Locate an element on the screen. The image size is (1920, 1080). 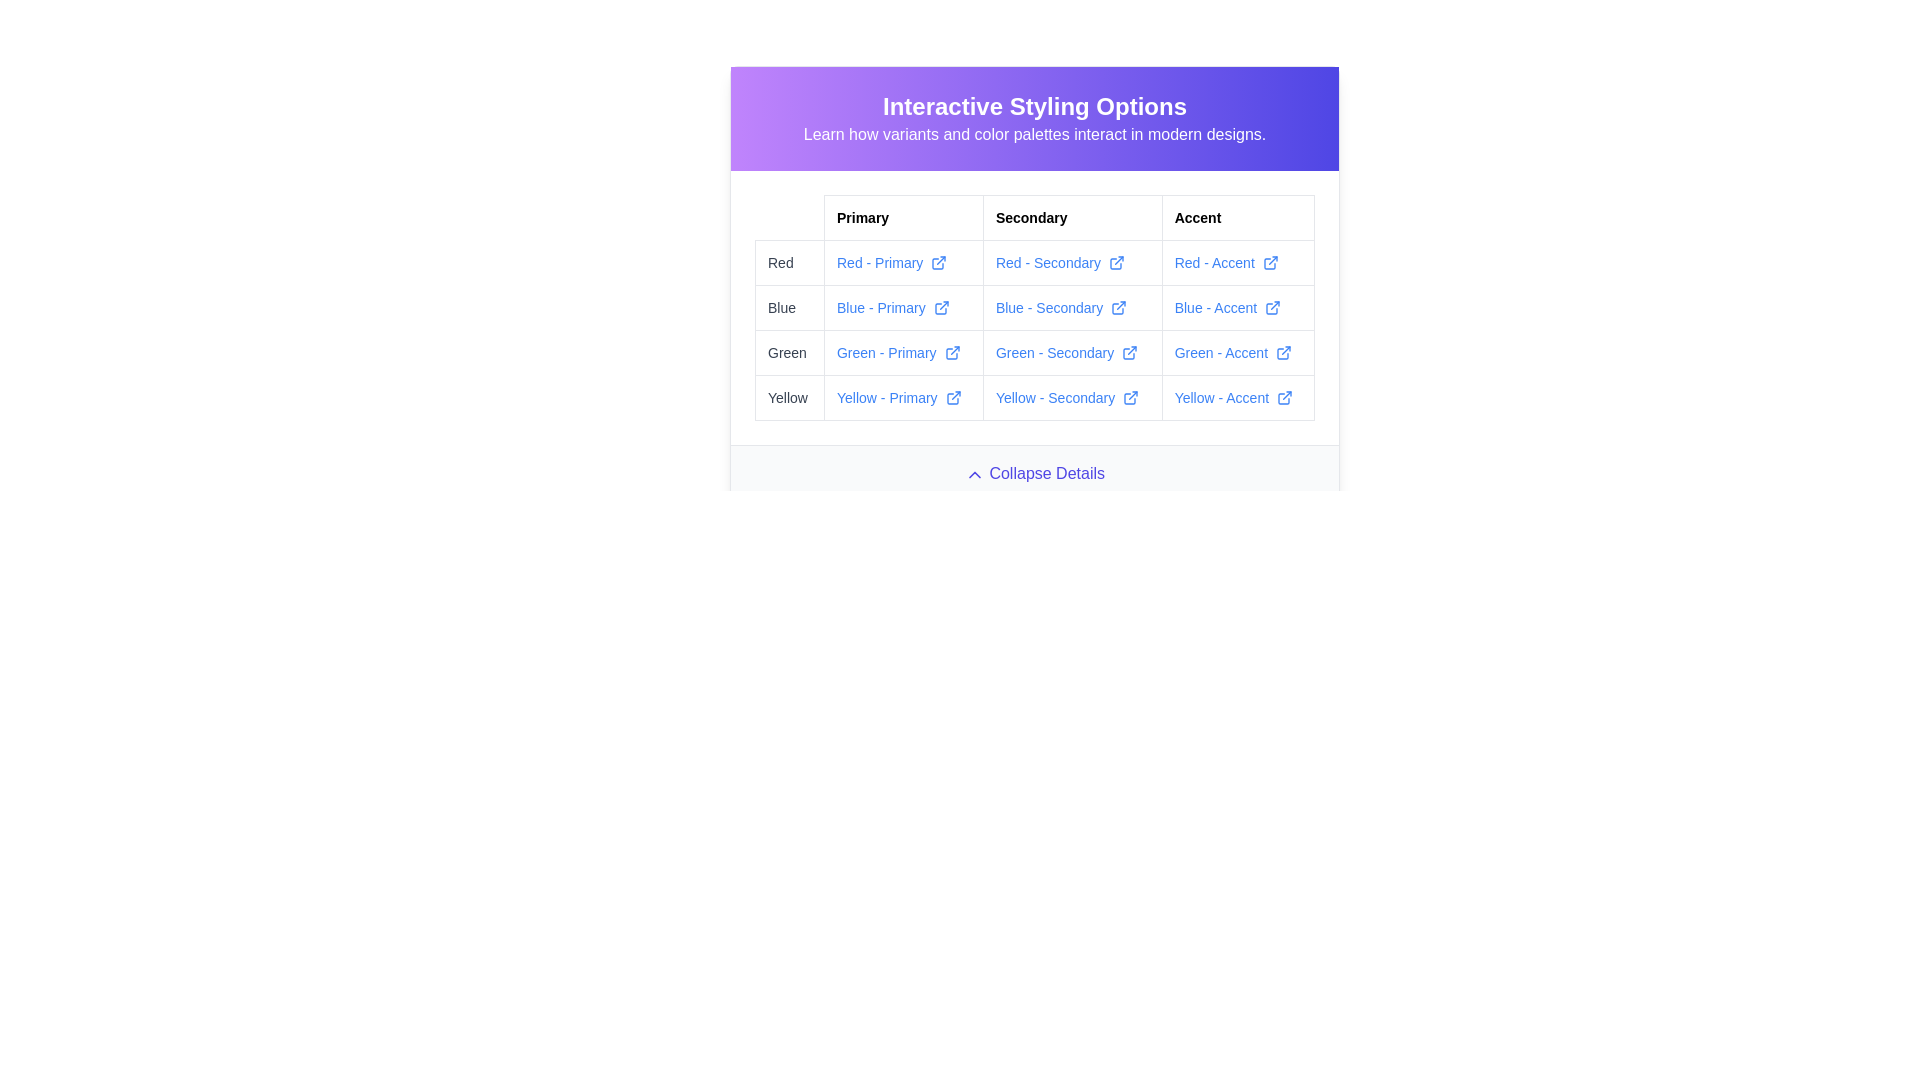
the rich styled hyperlink located in the third column under 'Accent' and the first row under 'Red' is located at coordinates (1237, 261).